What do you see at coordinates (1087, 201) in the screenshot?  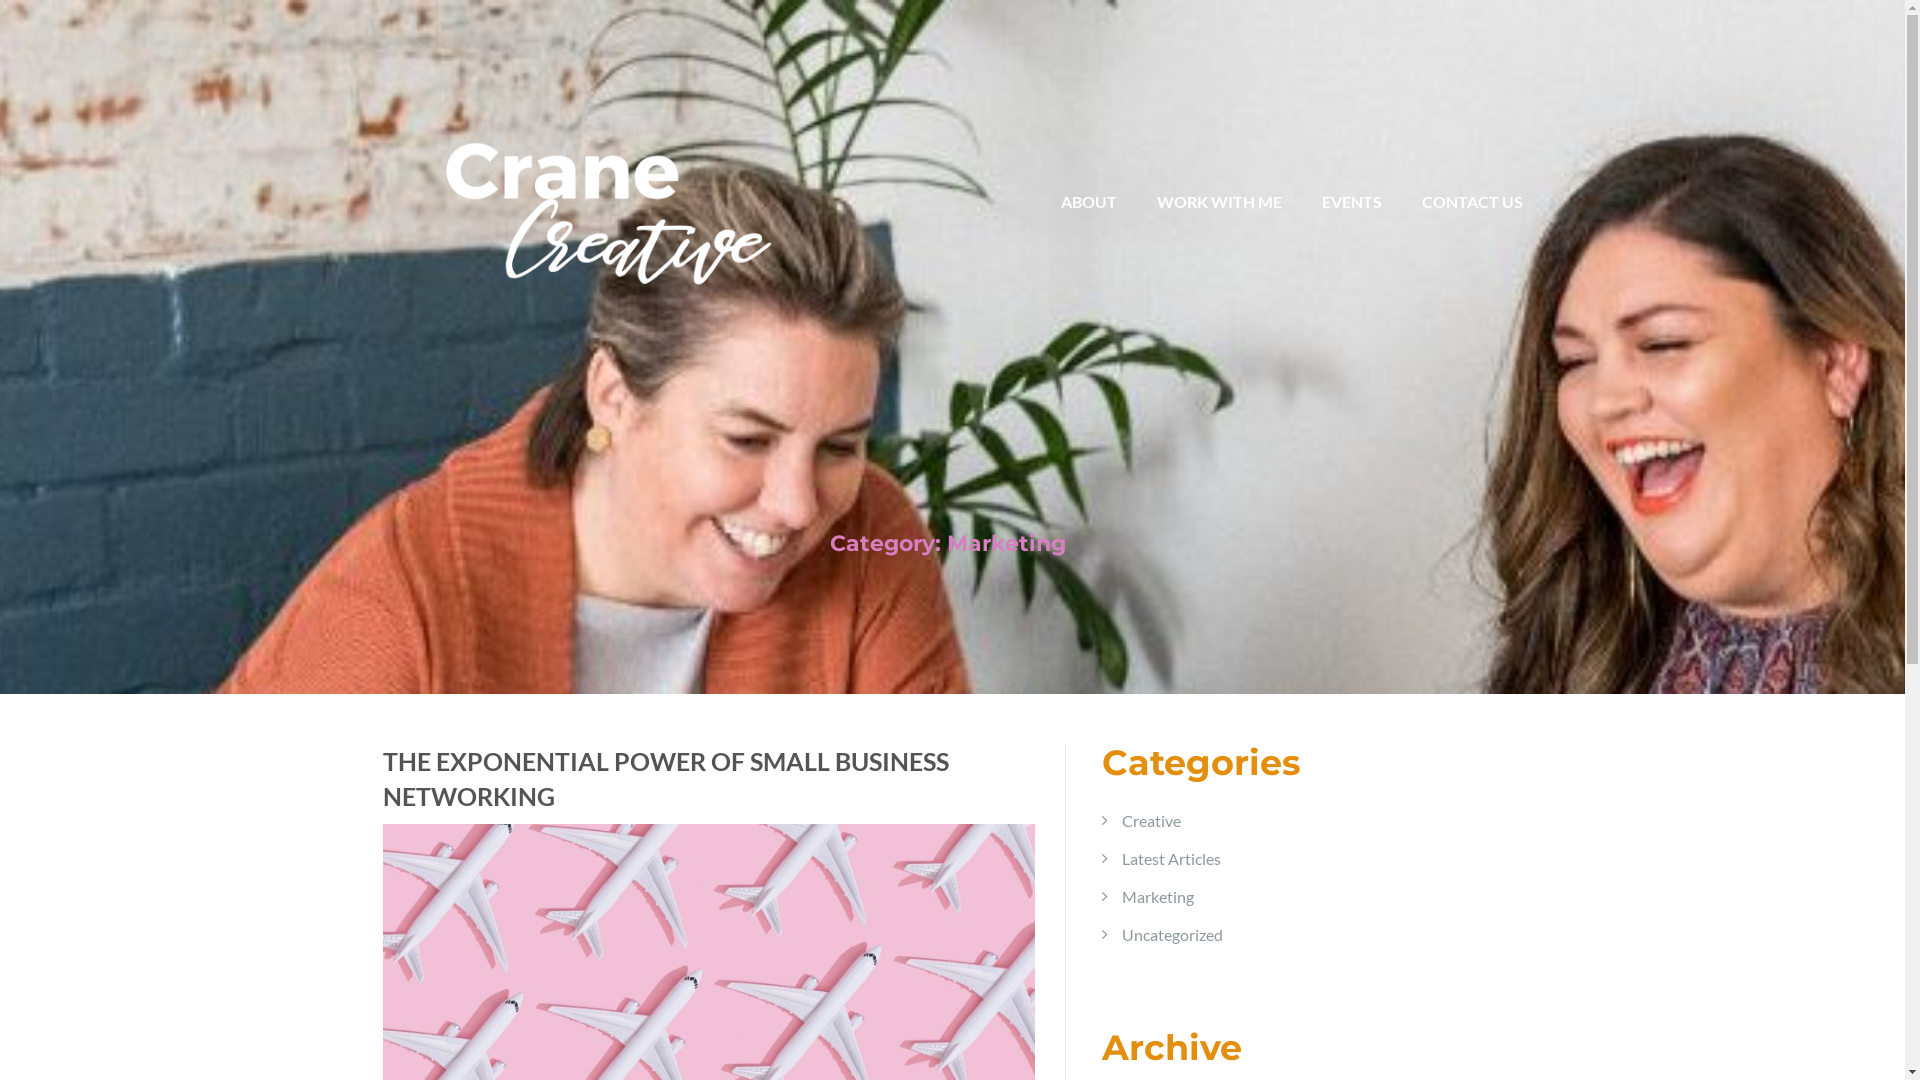 I see `'ABOUT'` at bounding box center [1087, 201].